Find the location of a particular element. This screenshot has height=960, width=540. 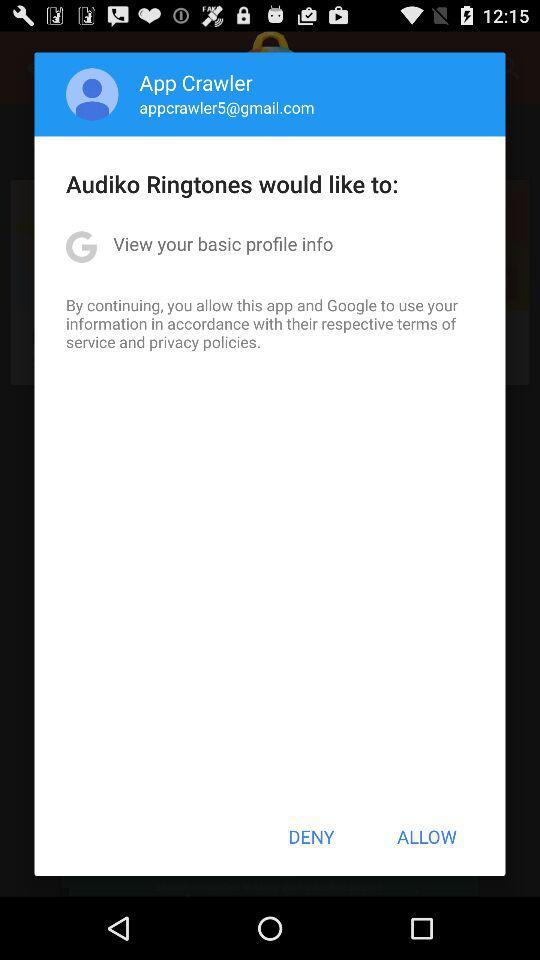

the app below by continuing you item is located at coordinates (311, 836).